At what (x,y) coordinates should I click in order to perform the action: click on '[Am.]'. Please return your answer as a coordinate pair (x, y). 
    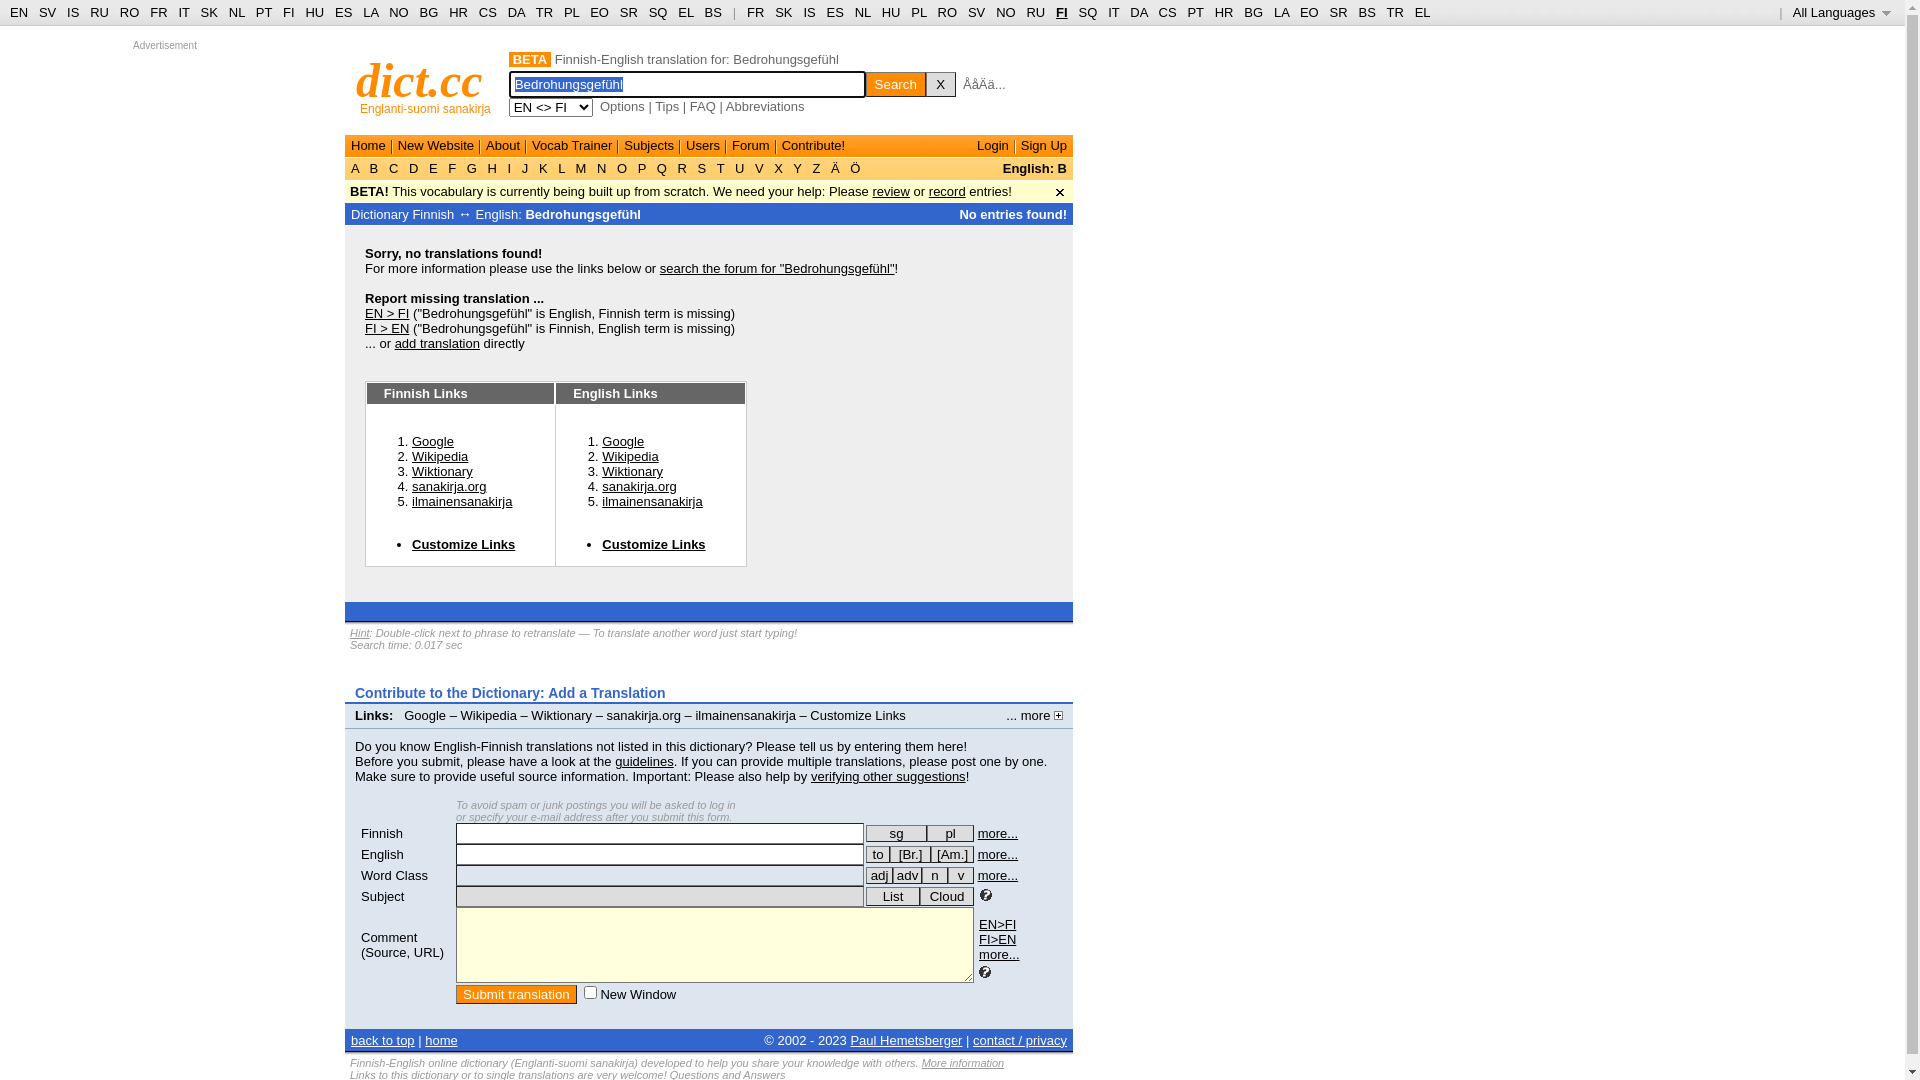
    Looking at the image, I should click on (951, 854).